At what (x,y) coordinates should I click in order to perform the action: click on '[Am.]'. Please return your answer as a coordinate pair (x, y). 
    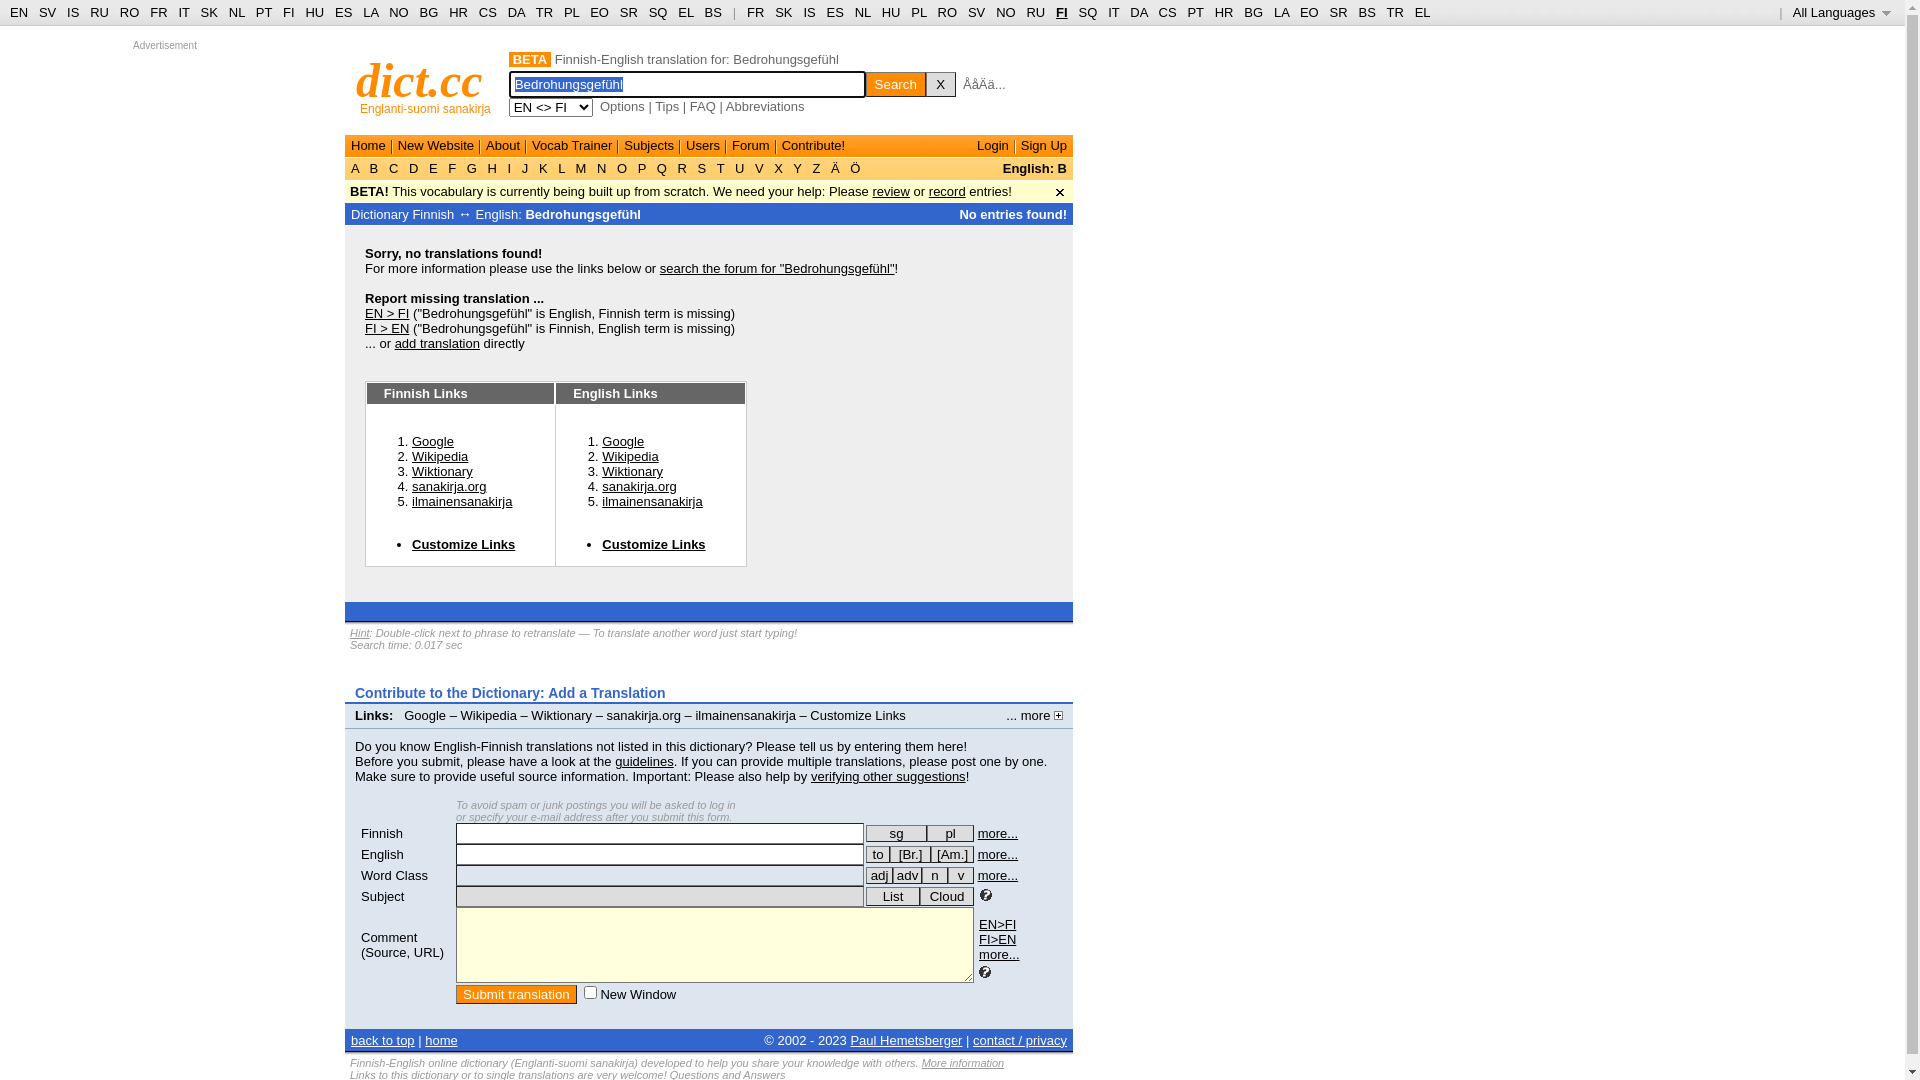
    Looking at the image, I should click on (951, 854).